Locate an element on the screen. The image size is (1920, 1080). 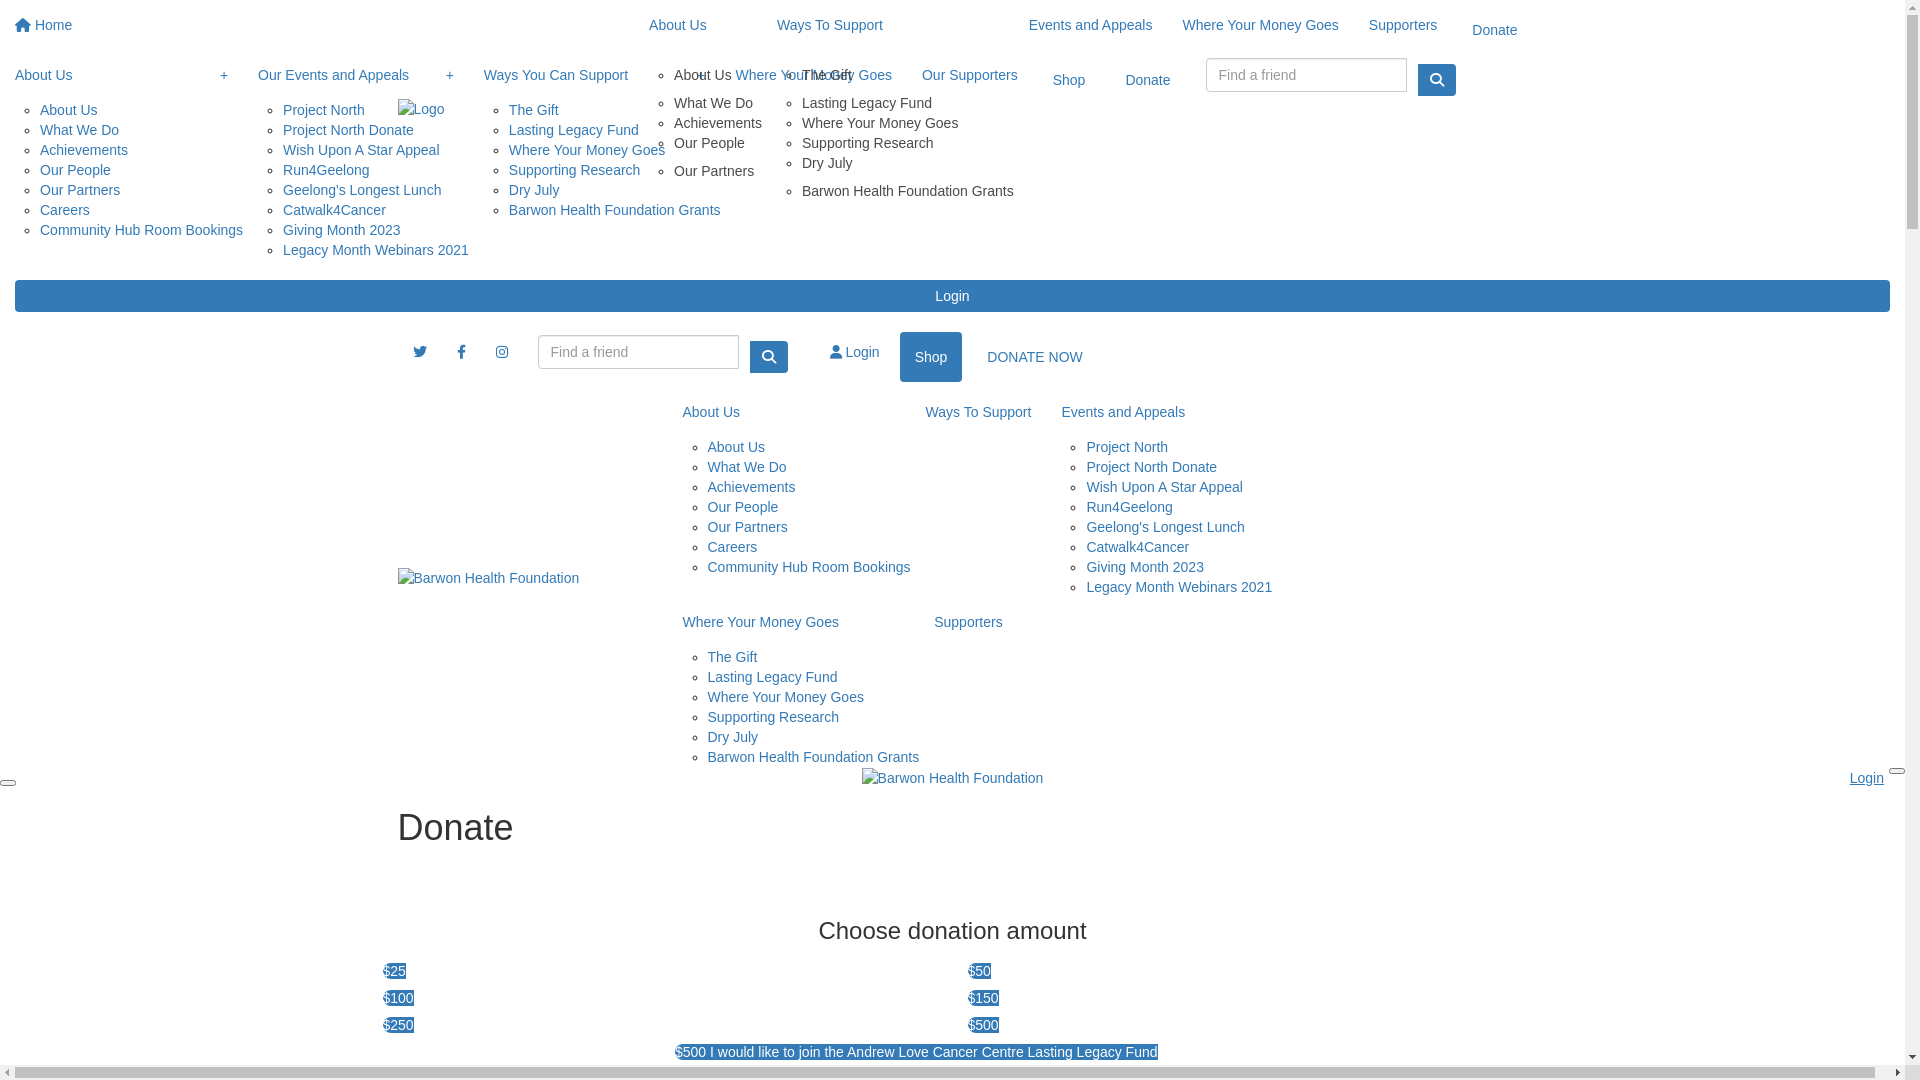
'Barwon Health Foundation Grants' is located at coordinates (801, 194).